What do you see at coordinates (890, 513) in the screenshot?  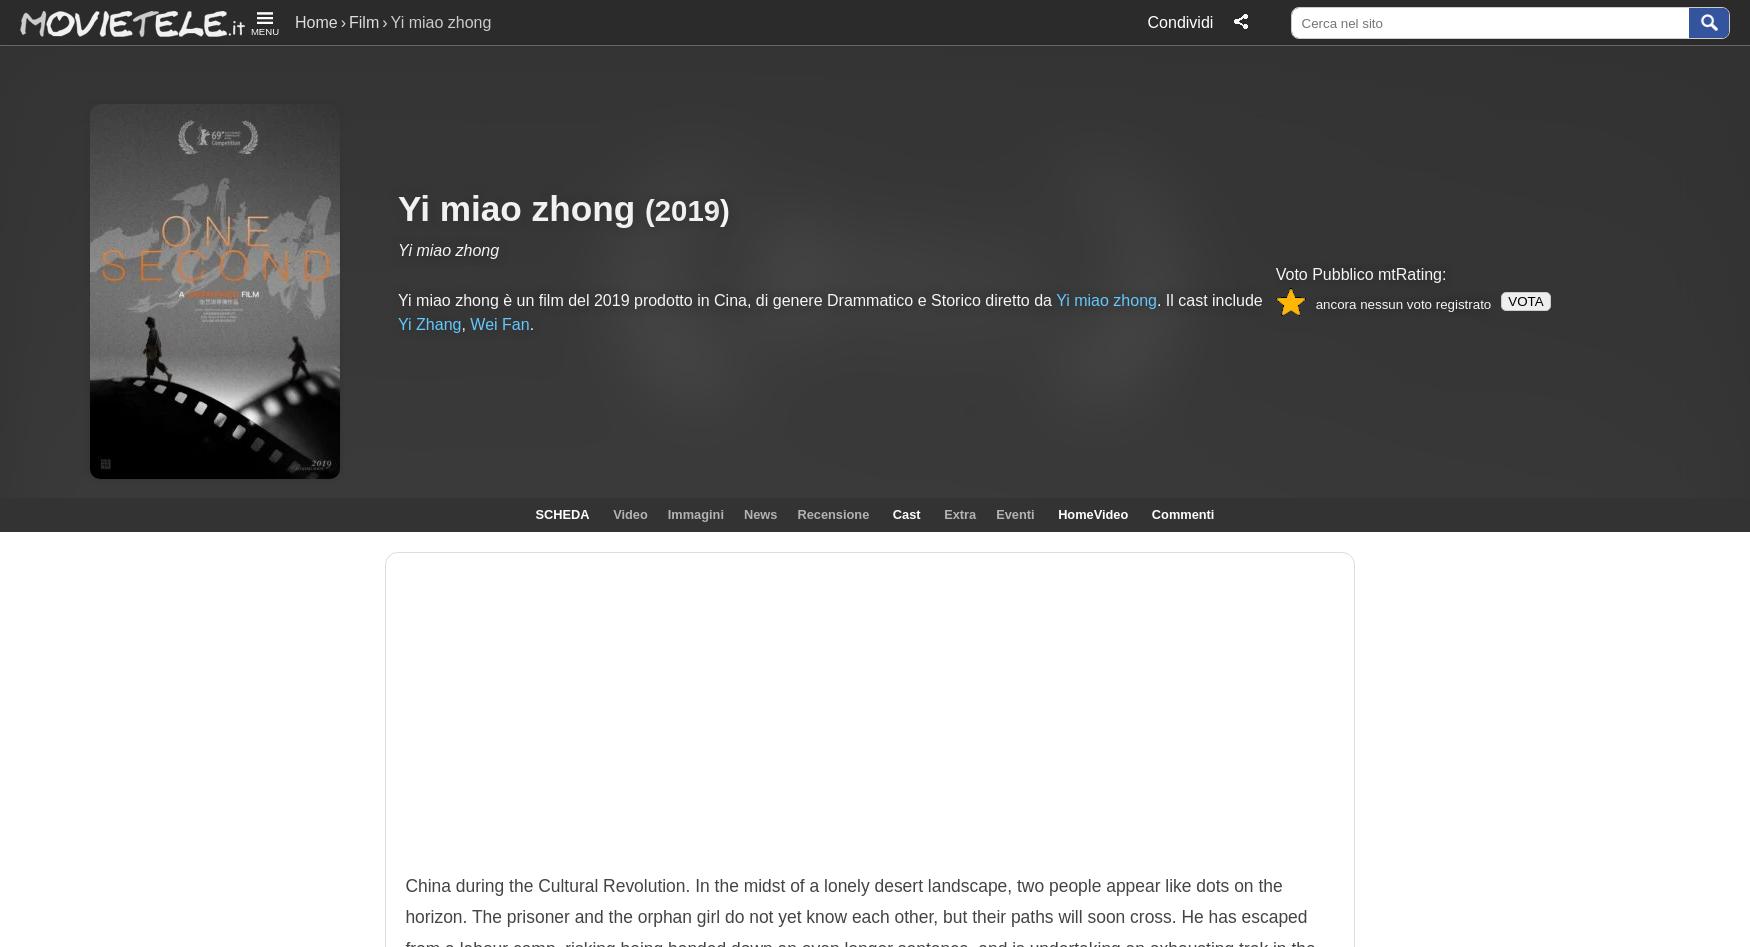 I see `'Cast'` at bounding box center [890, 513].